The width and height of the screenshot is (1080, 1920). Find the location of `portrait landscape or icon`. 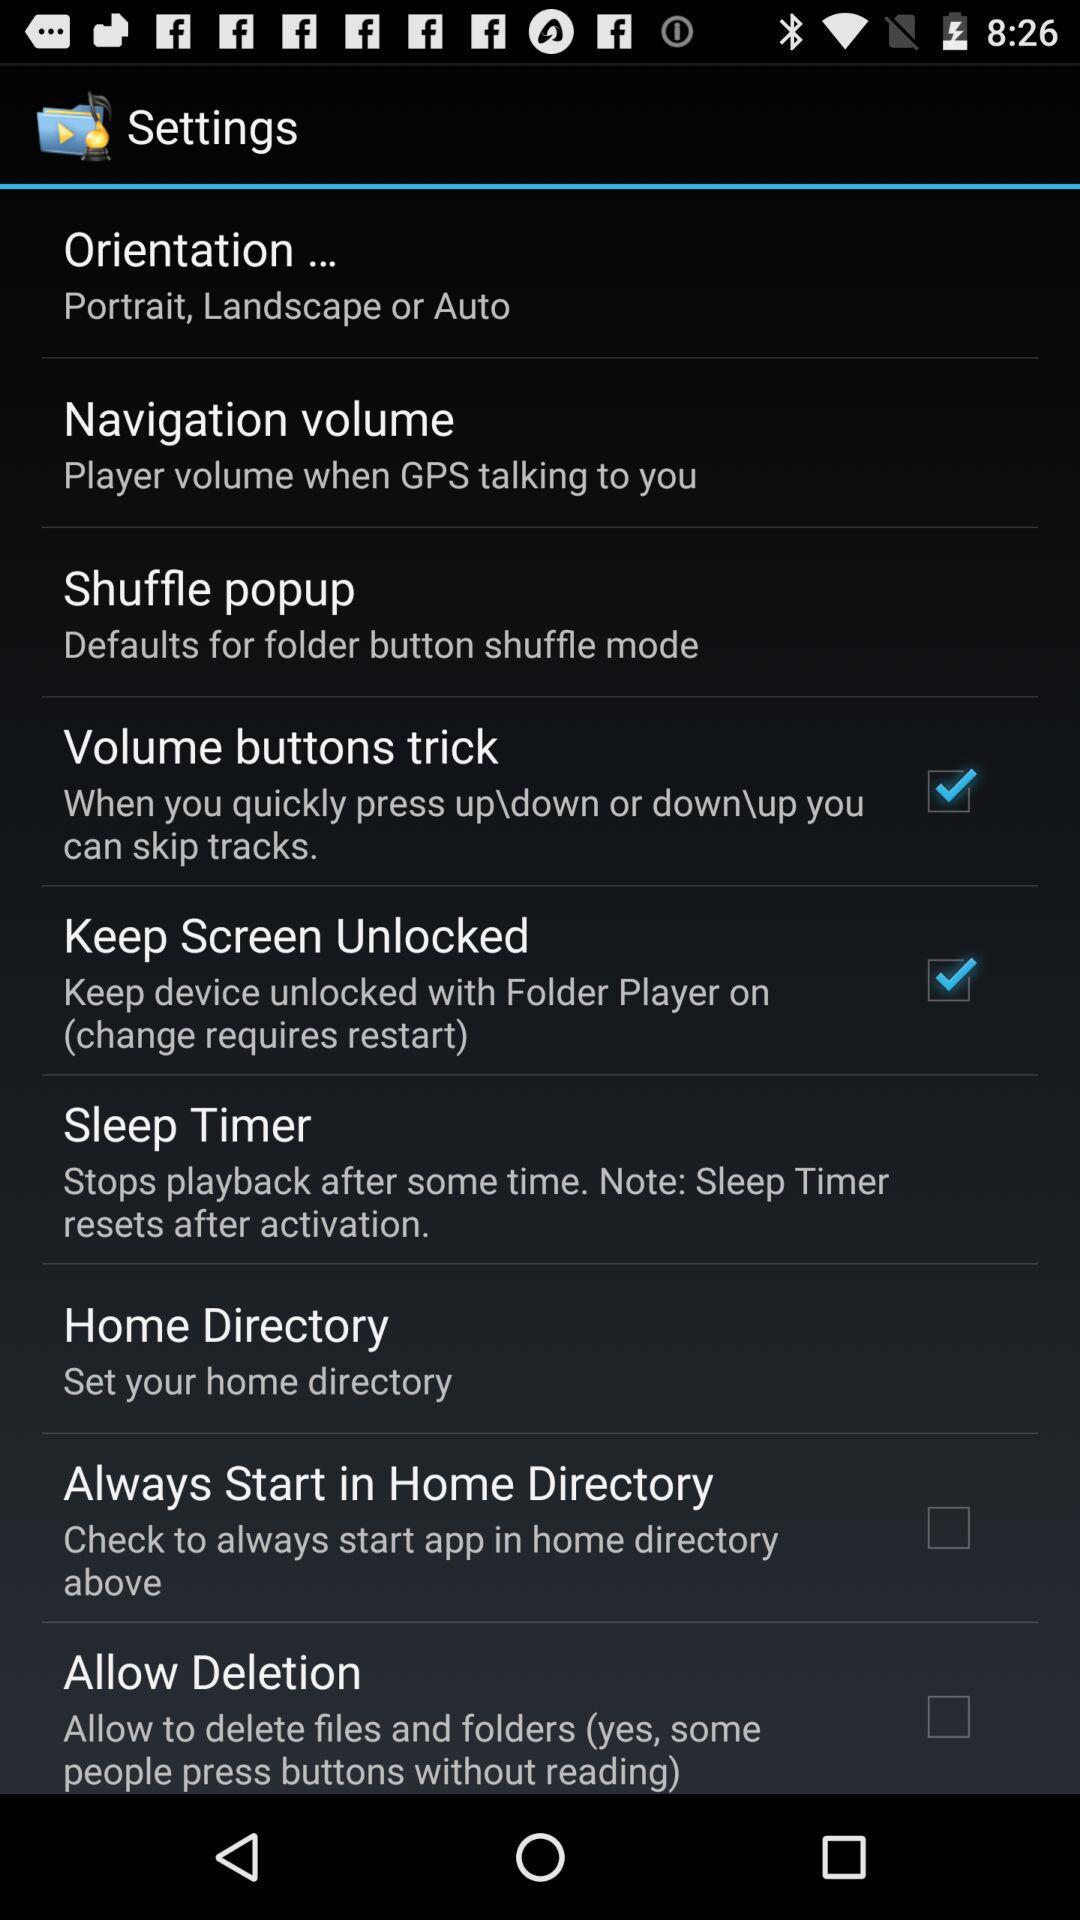

portrait landscape or icon is located at coordinates (286, 303).